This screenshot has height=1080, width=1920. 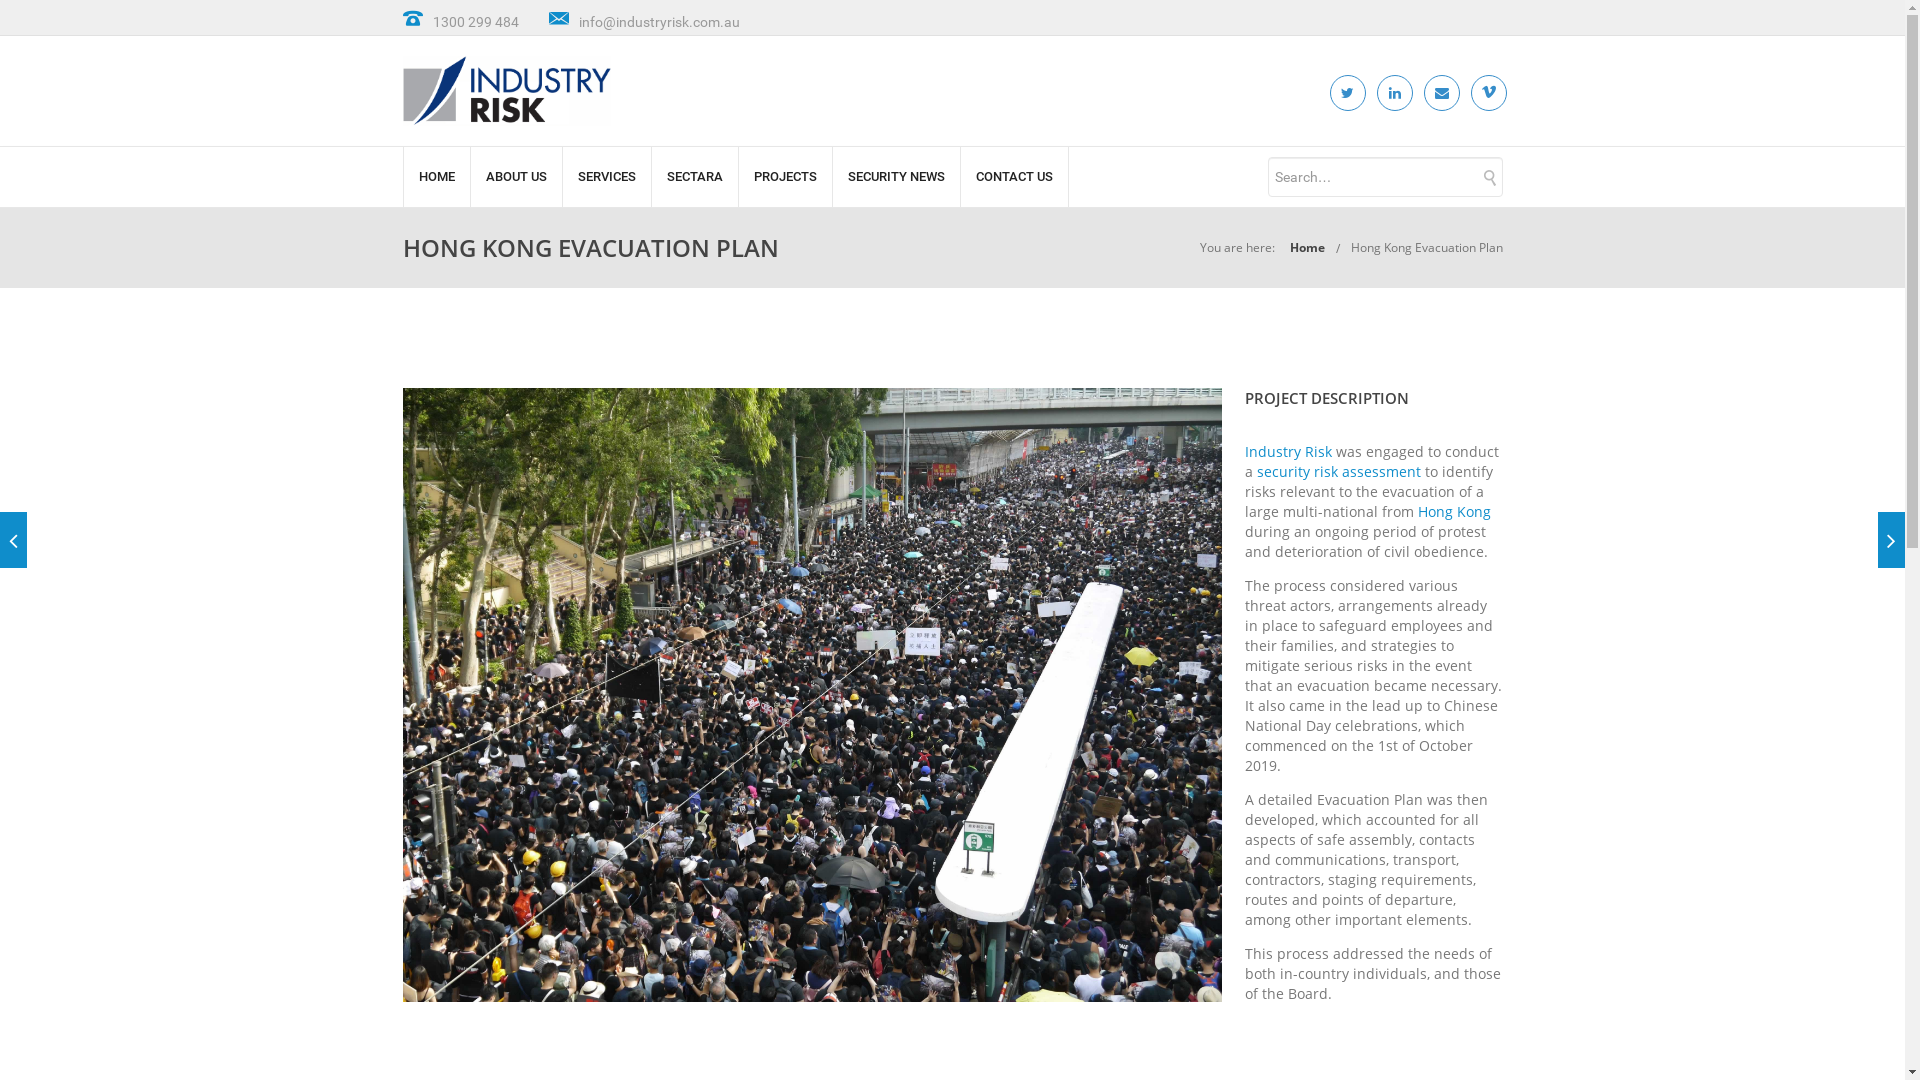 What do you see at coordinates (1014, 176) in the screenshot?
I see `'CONTACT US'` at bounding box center [1014, 176].